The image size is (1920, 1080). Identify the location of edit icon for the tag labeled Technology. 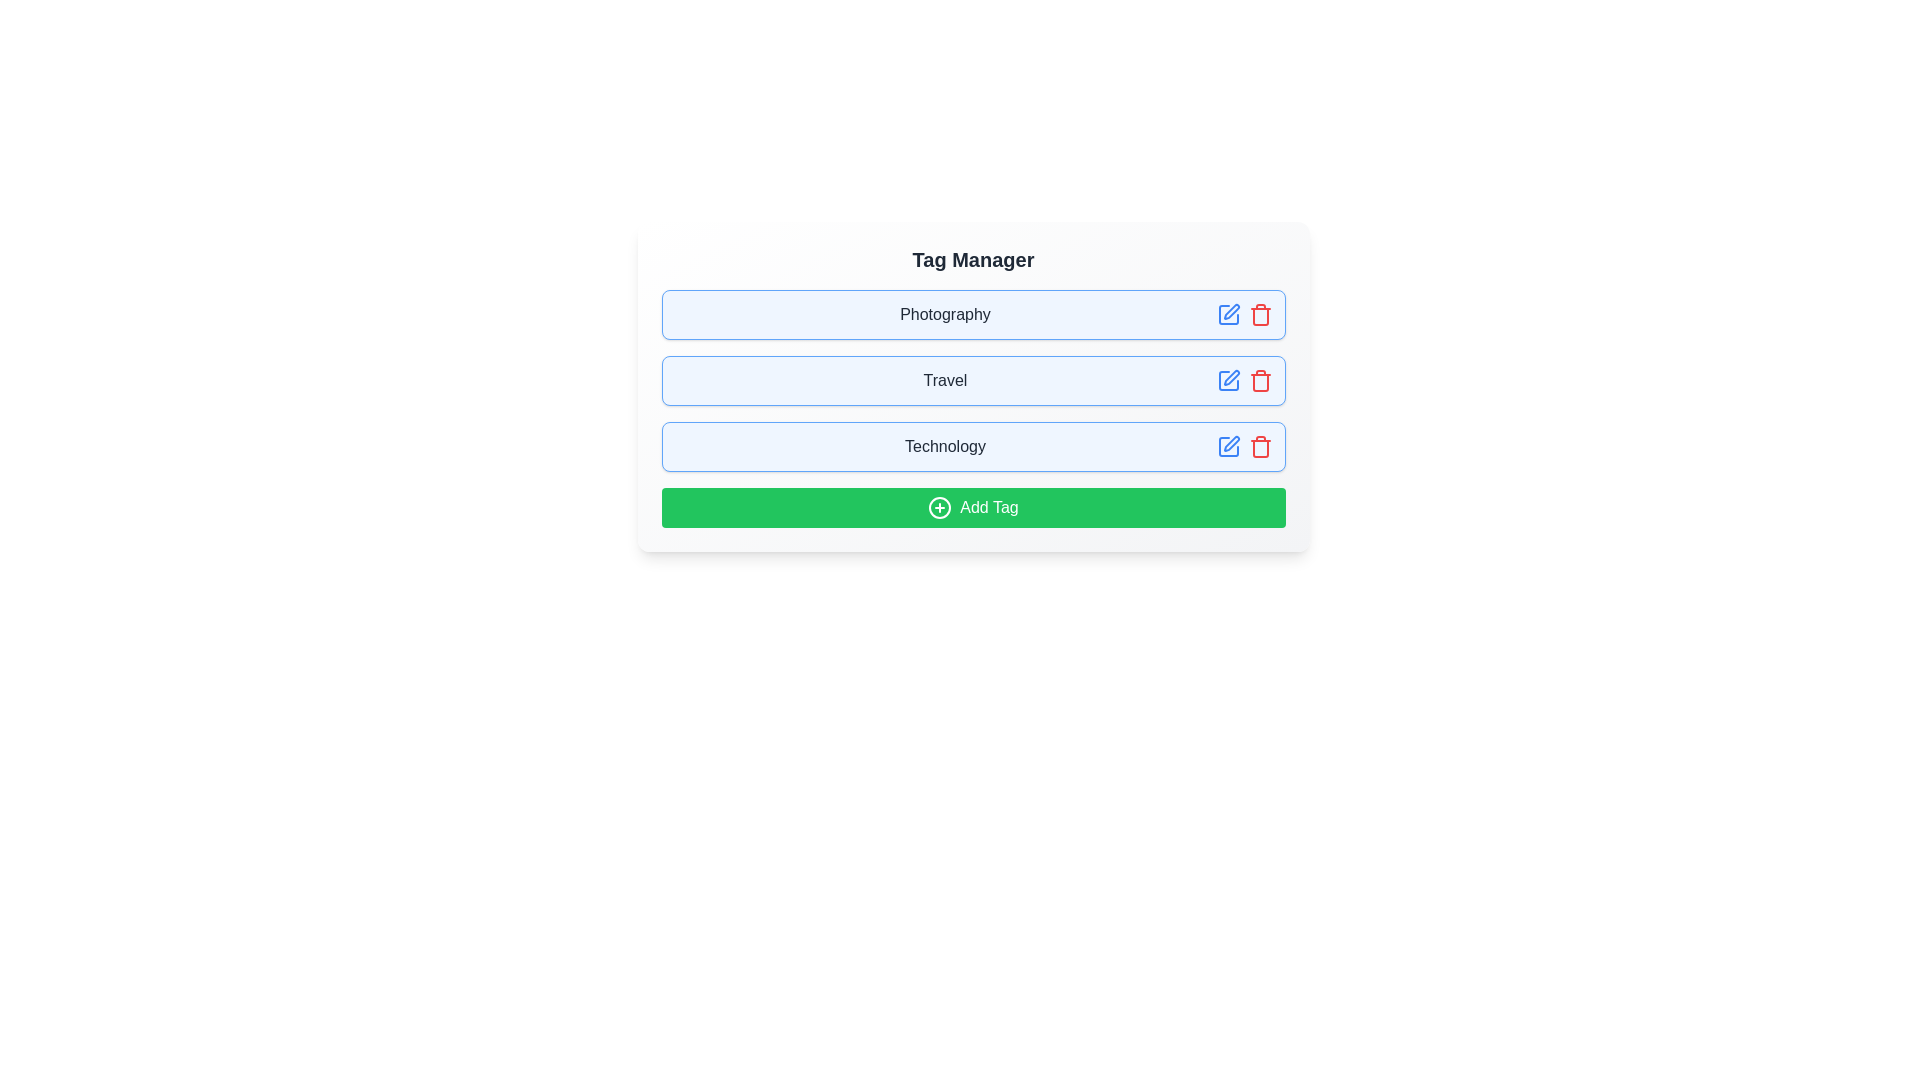
(1227, 446).